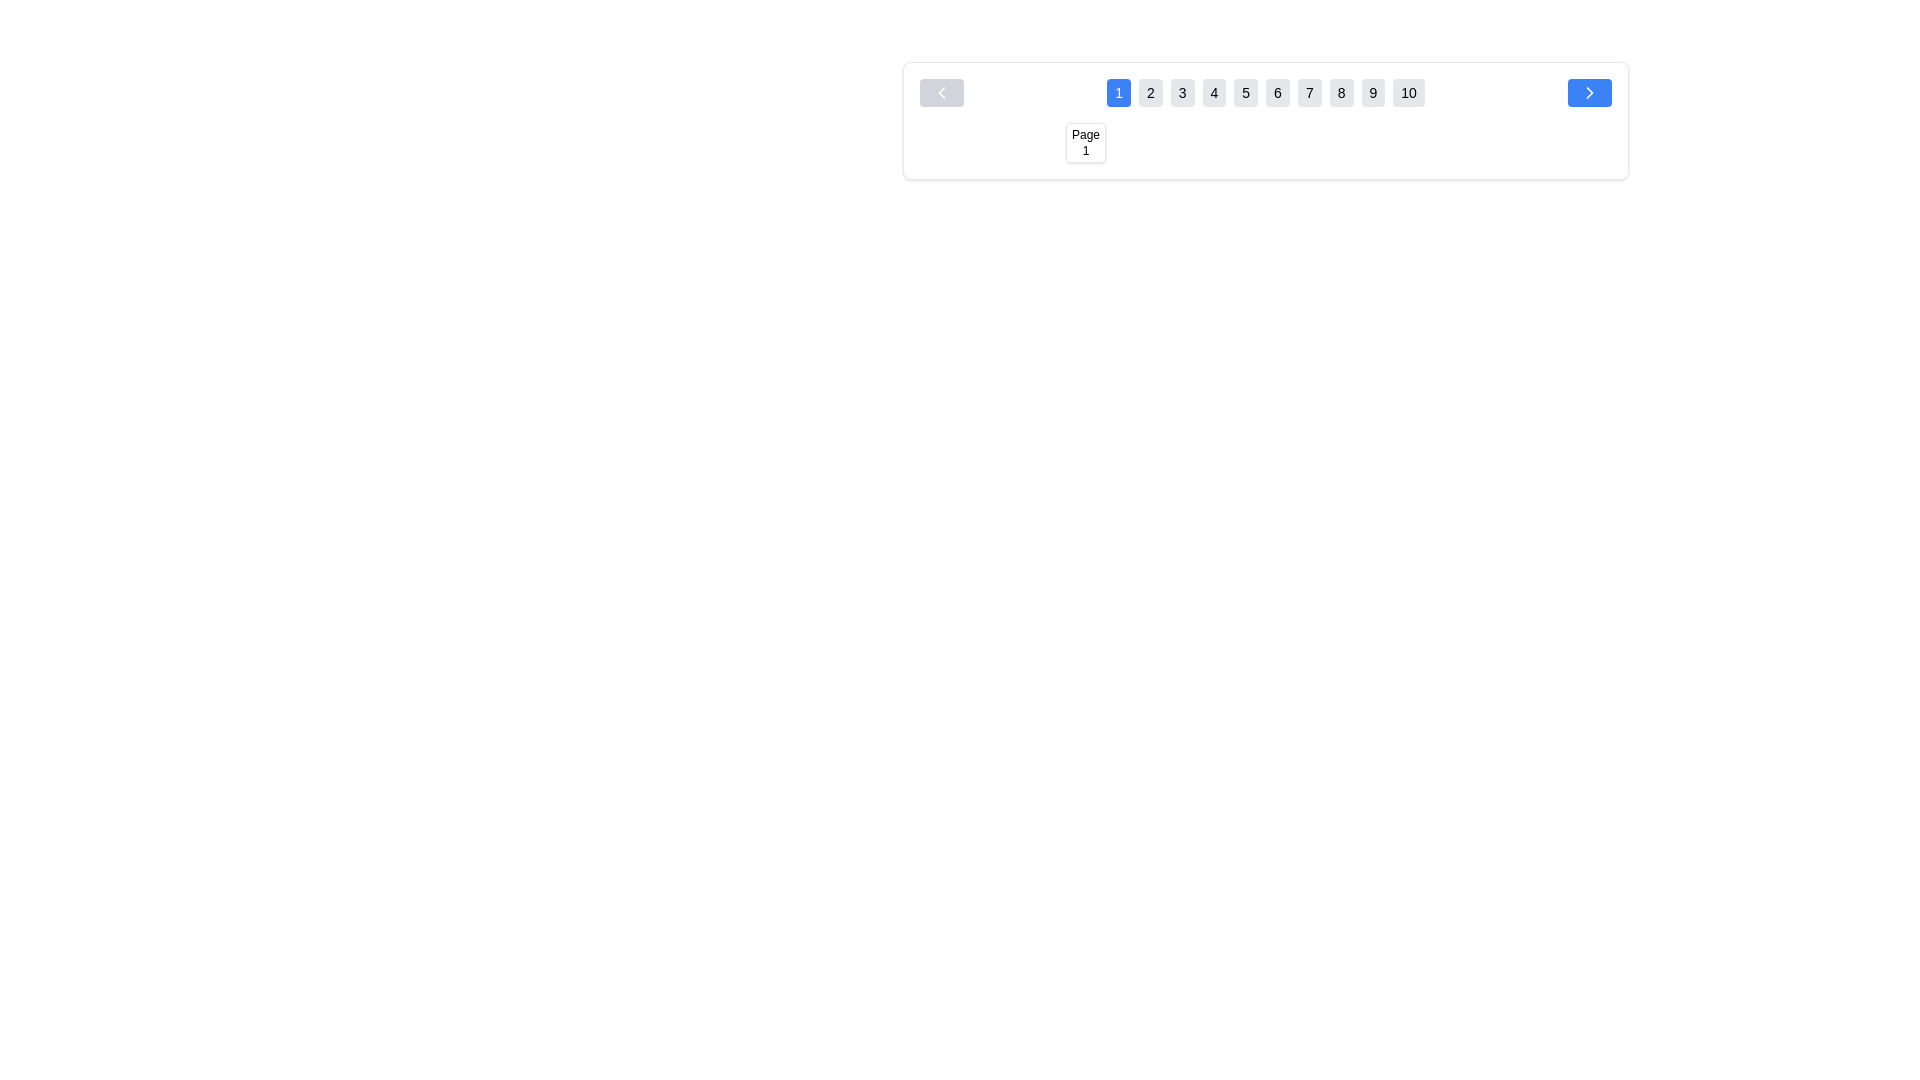 The image size is (1920, 1080). What do you see at coordinates (1117, 92) in the screenshot?
I see `the blue button with a white number '1'` at bounding box center [1117, 92].